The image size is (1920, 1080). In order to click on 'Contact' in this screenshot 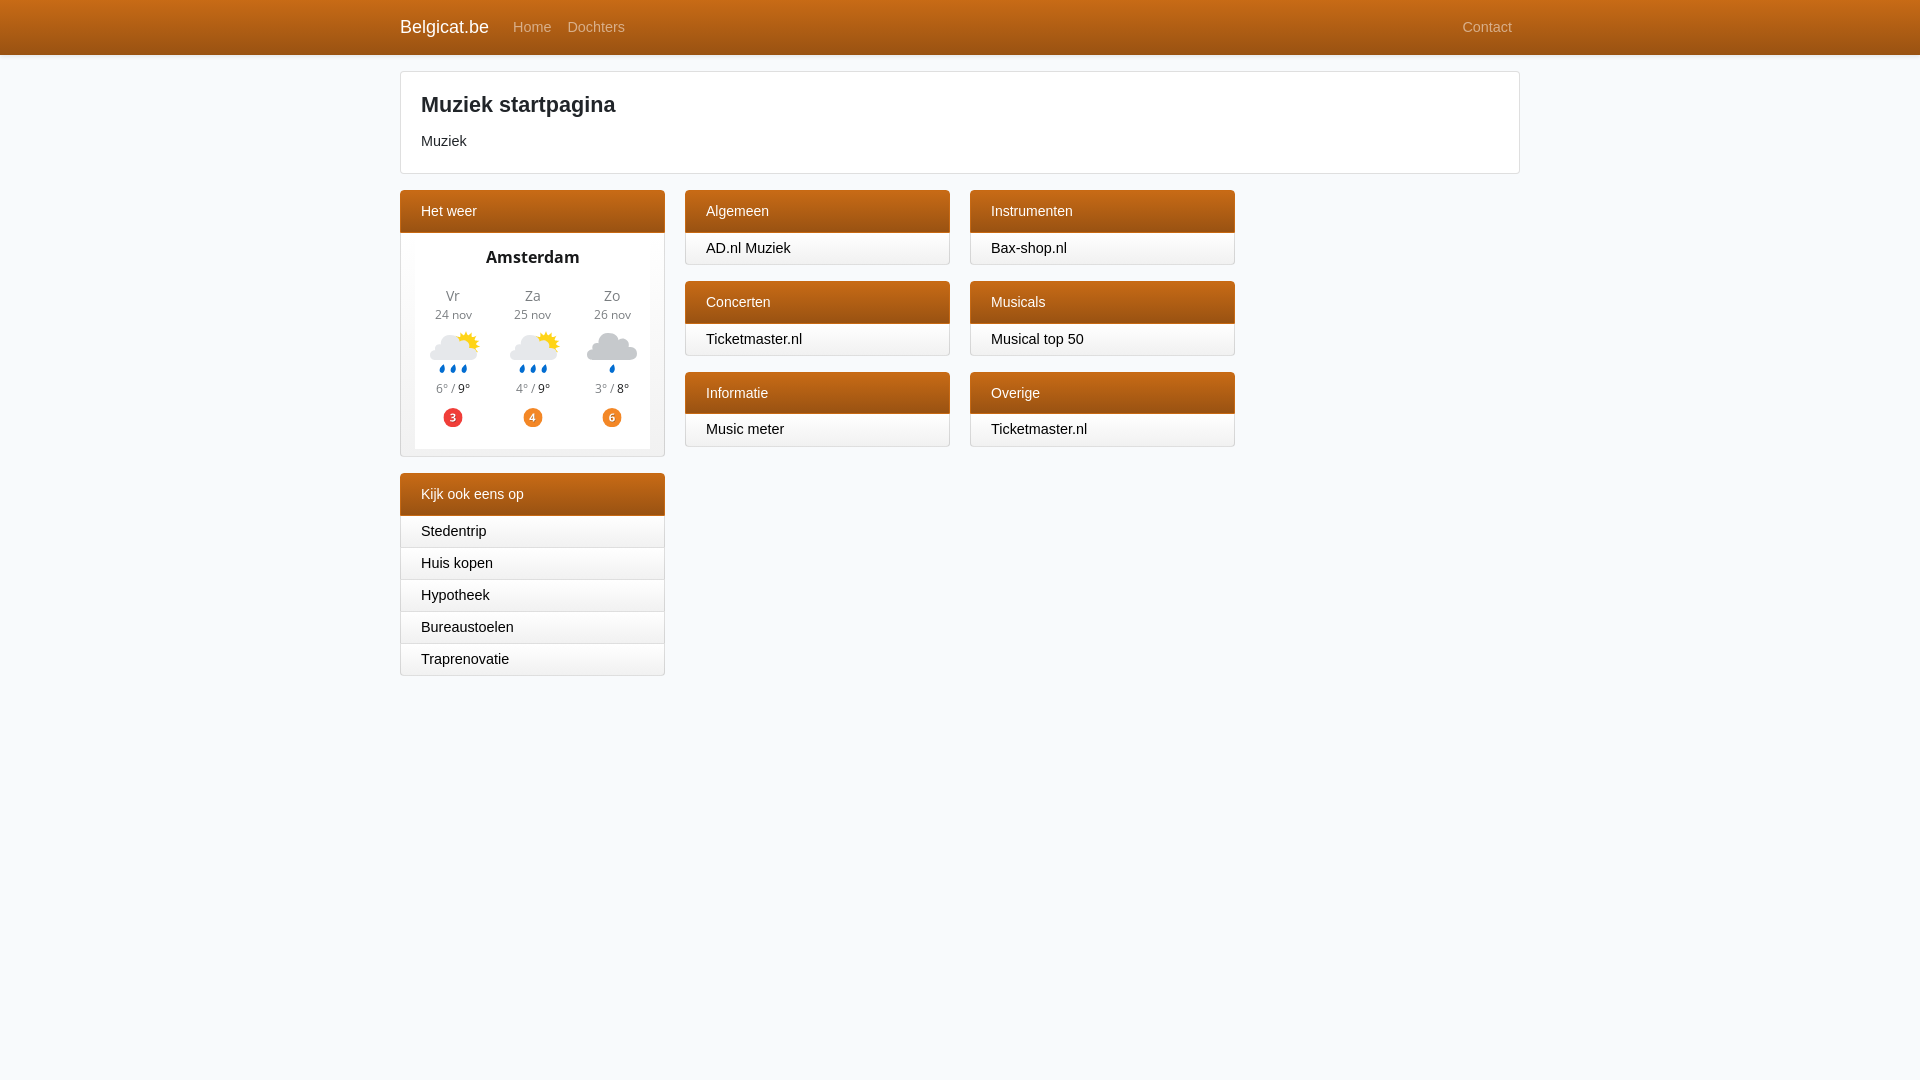, I will do `click(1487, 27)`.